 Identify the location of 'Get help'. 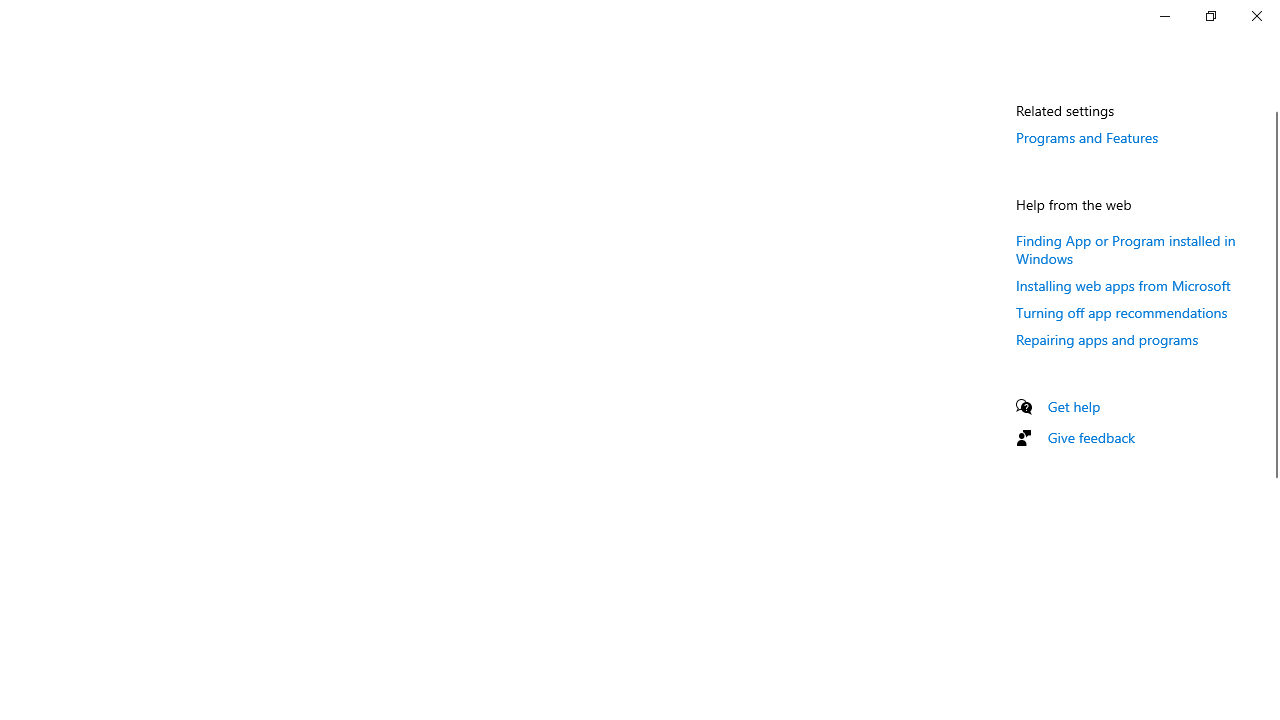
(1073, 405).